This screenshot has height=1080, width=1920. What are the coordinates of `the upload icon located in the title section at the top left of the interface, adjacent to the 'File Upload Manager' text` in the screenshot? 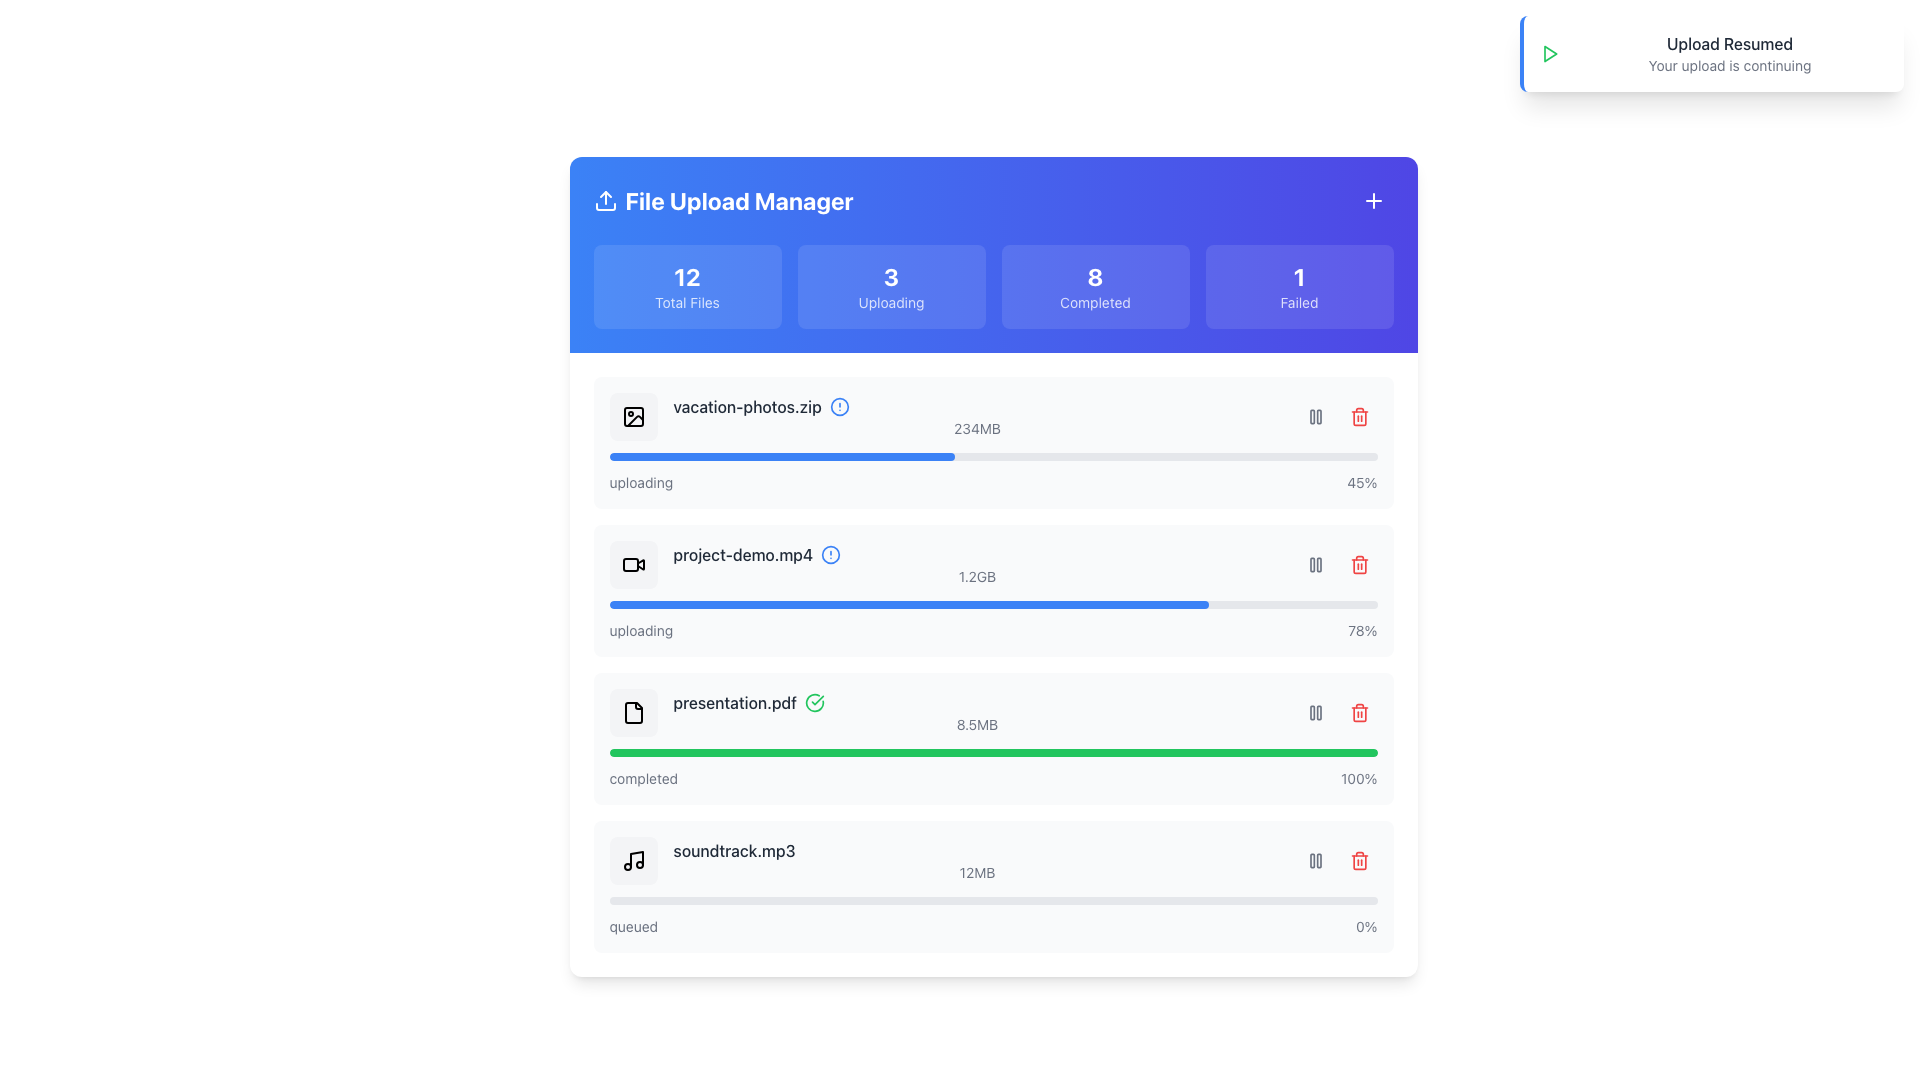 It's located at (604, 207).